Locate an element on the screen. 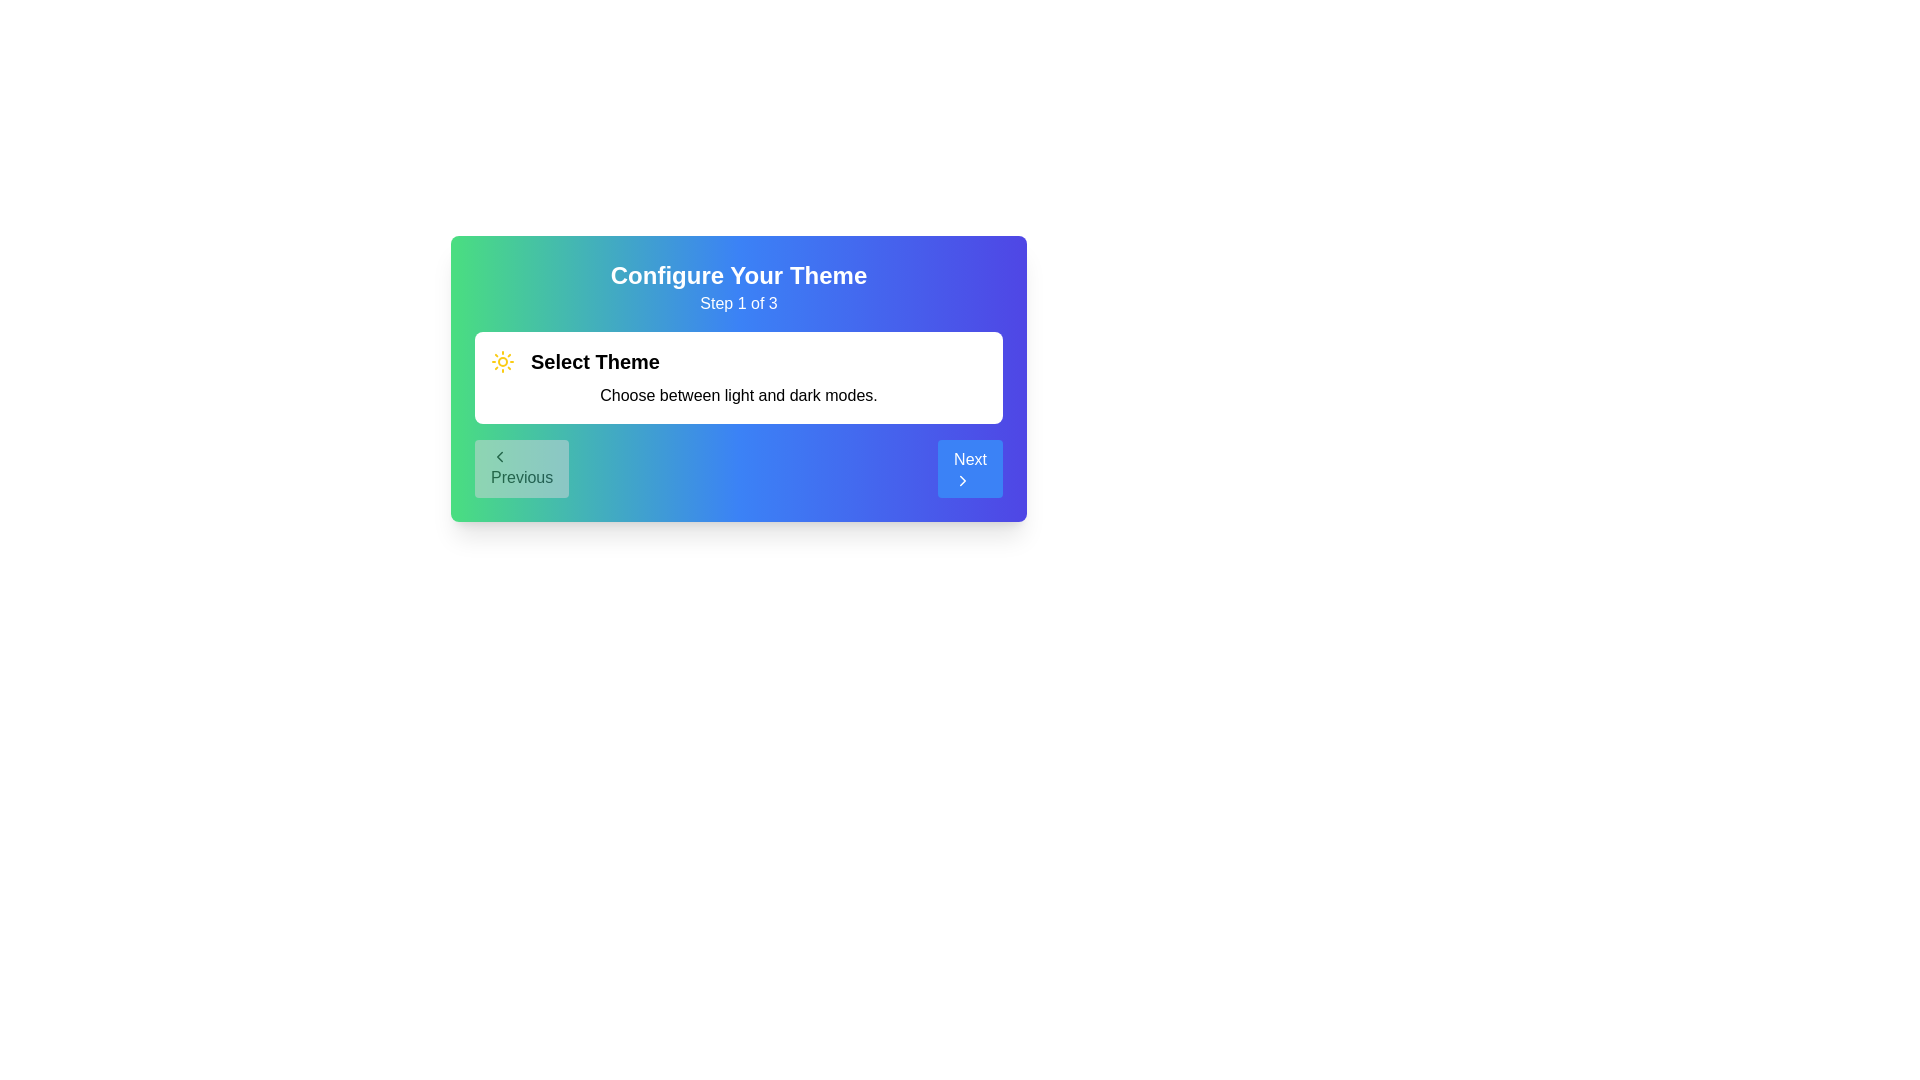  the 'Previous' button located in the bottom-left corner of the navigation controls is located at coordinates (522, 469).